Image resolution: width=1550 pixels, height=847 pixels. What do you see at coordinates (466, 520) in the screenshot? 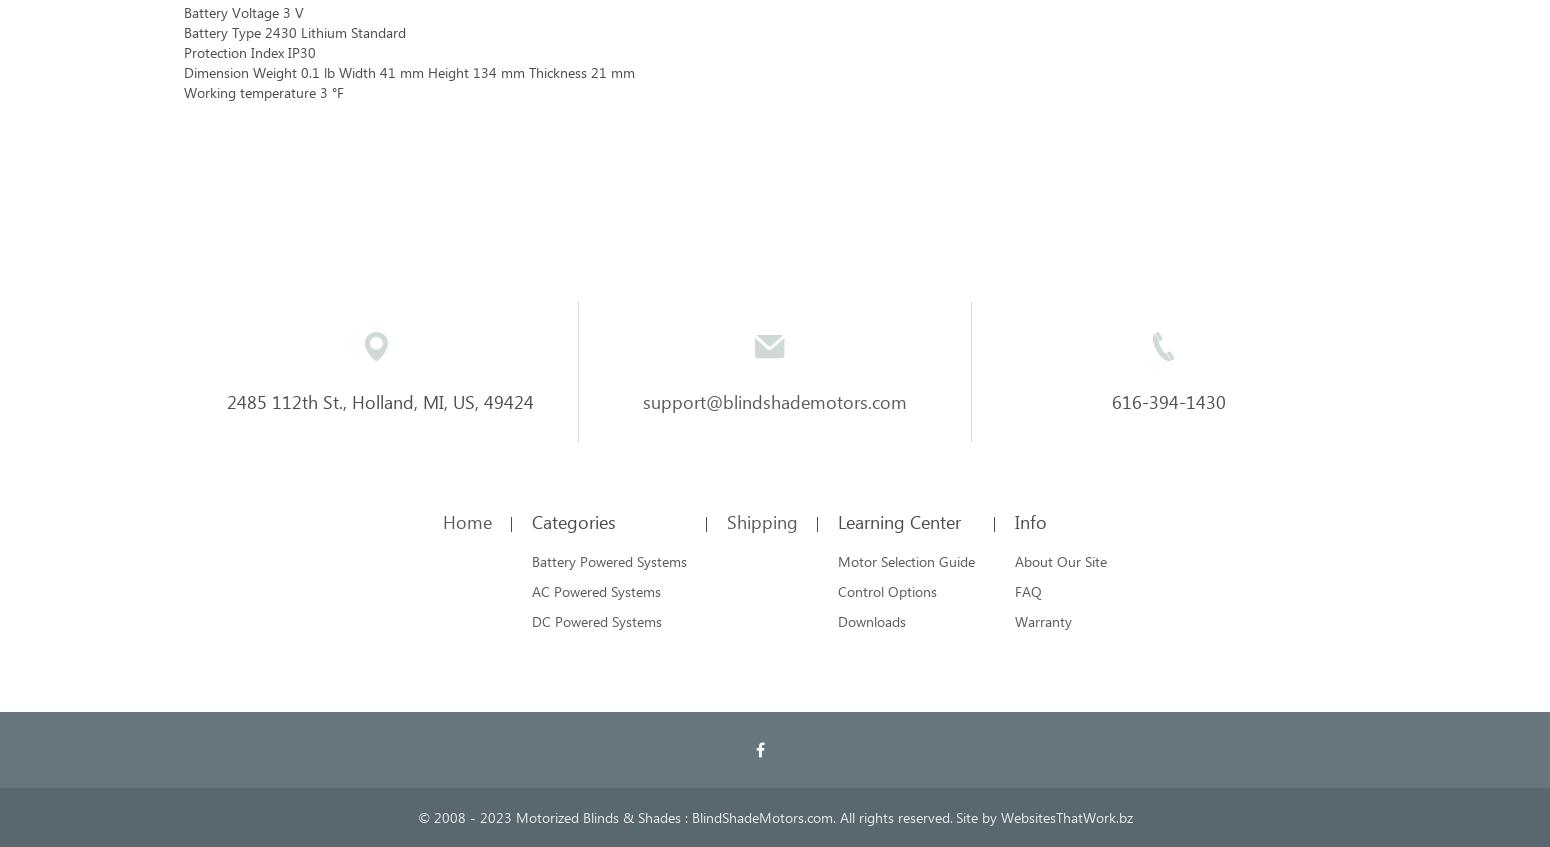
I see `'Home'` at bounding box center [466, 520].